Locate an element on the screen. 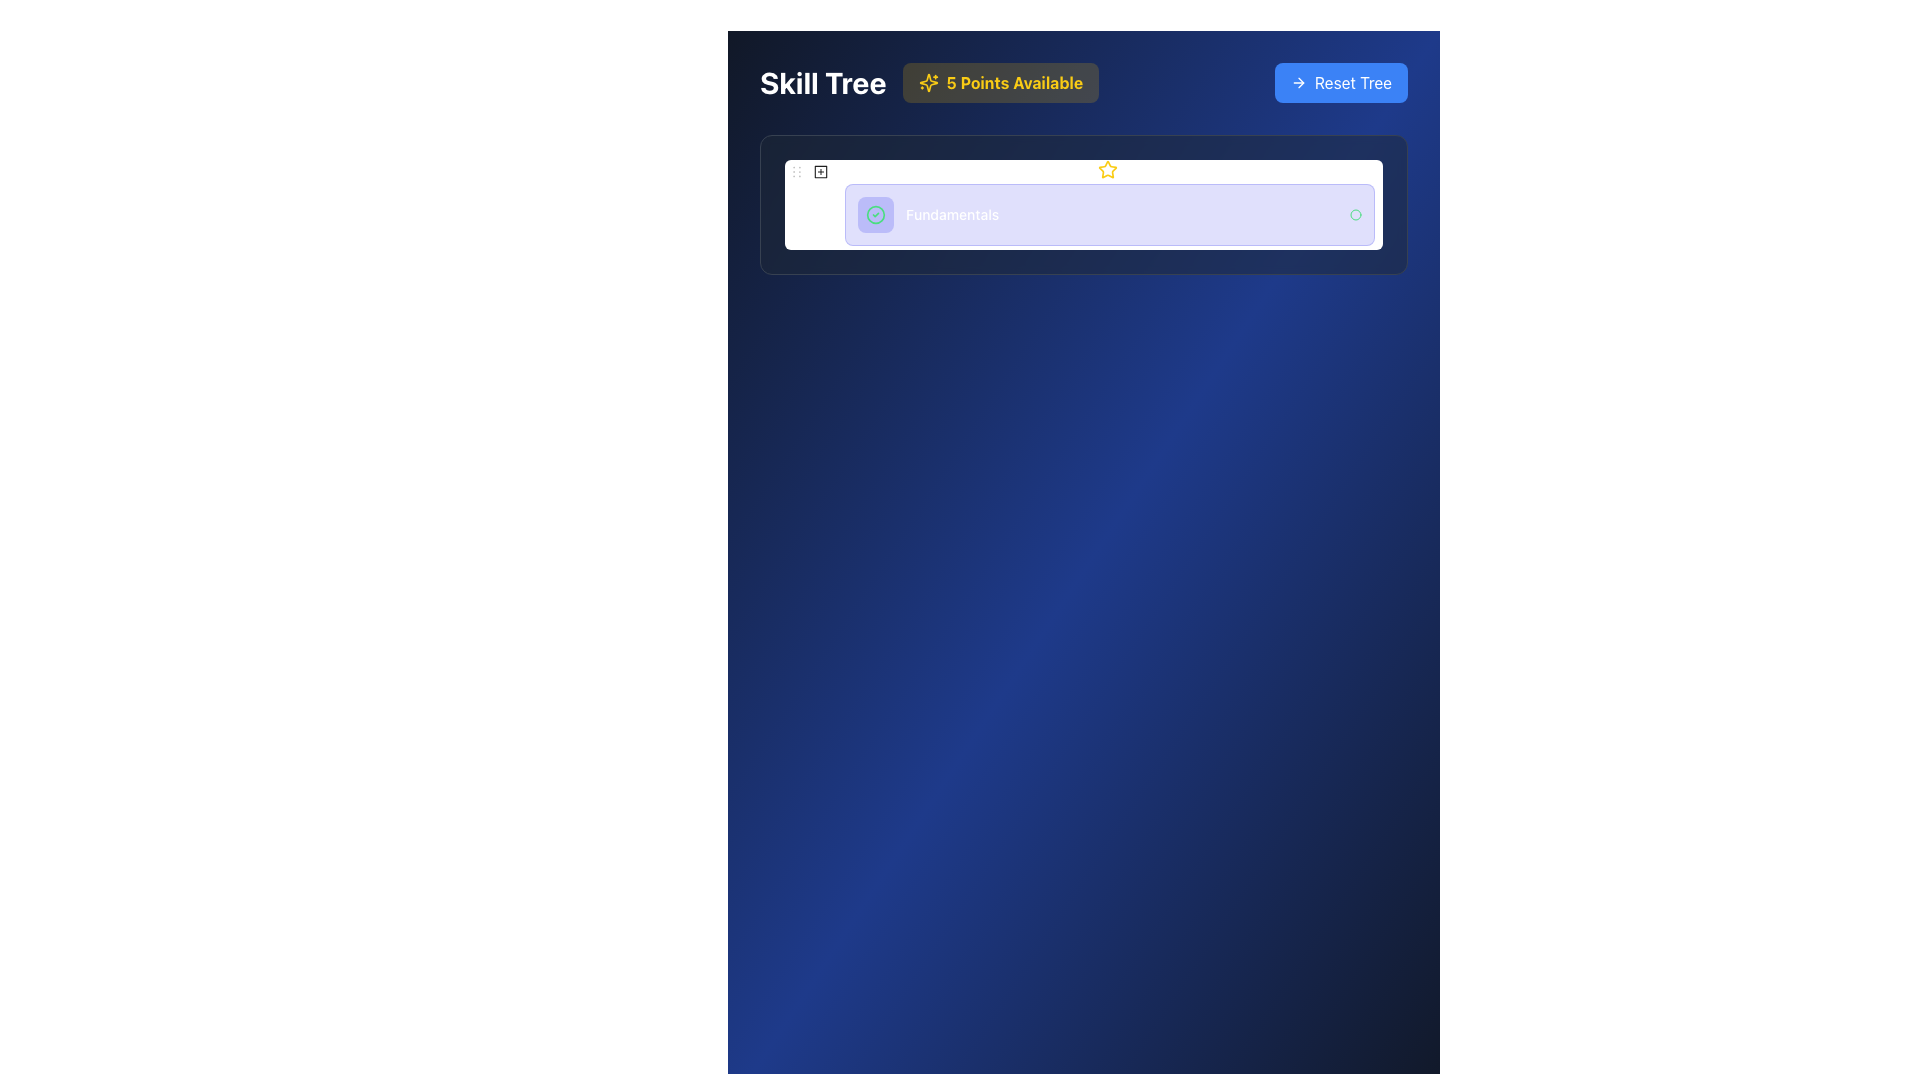 The width and height of the screenshot is (1920, 1080). the circular shape with a green border and transparent center, located within the illustrative icon to the left of the 'Fundamentals' text in the light purple section is located at coordinates (875, 215).